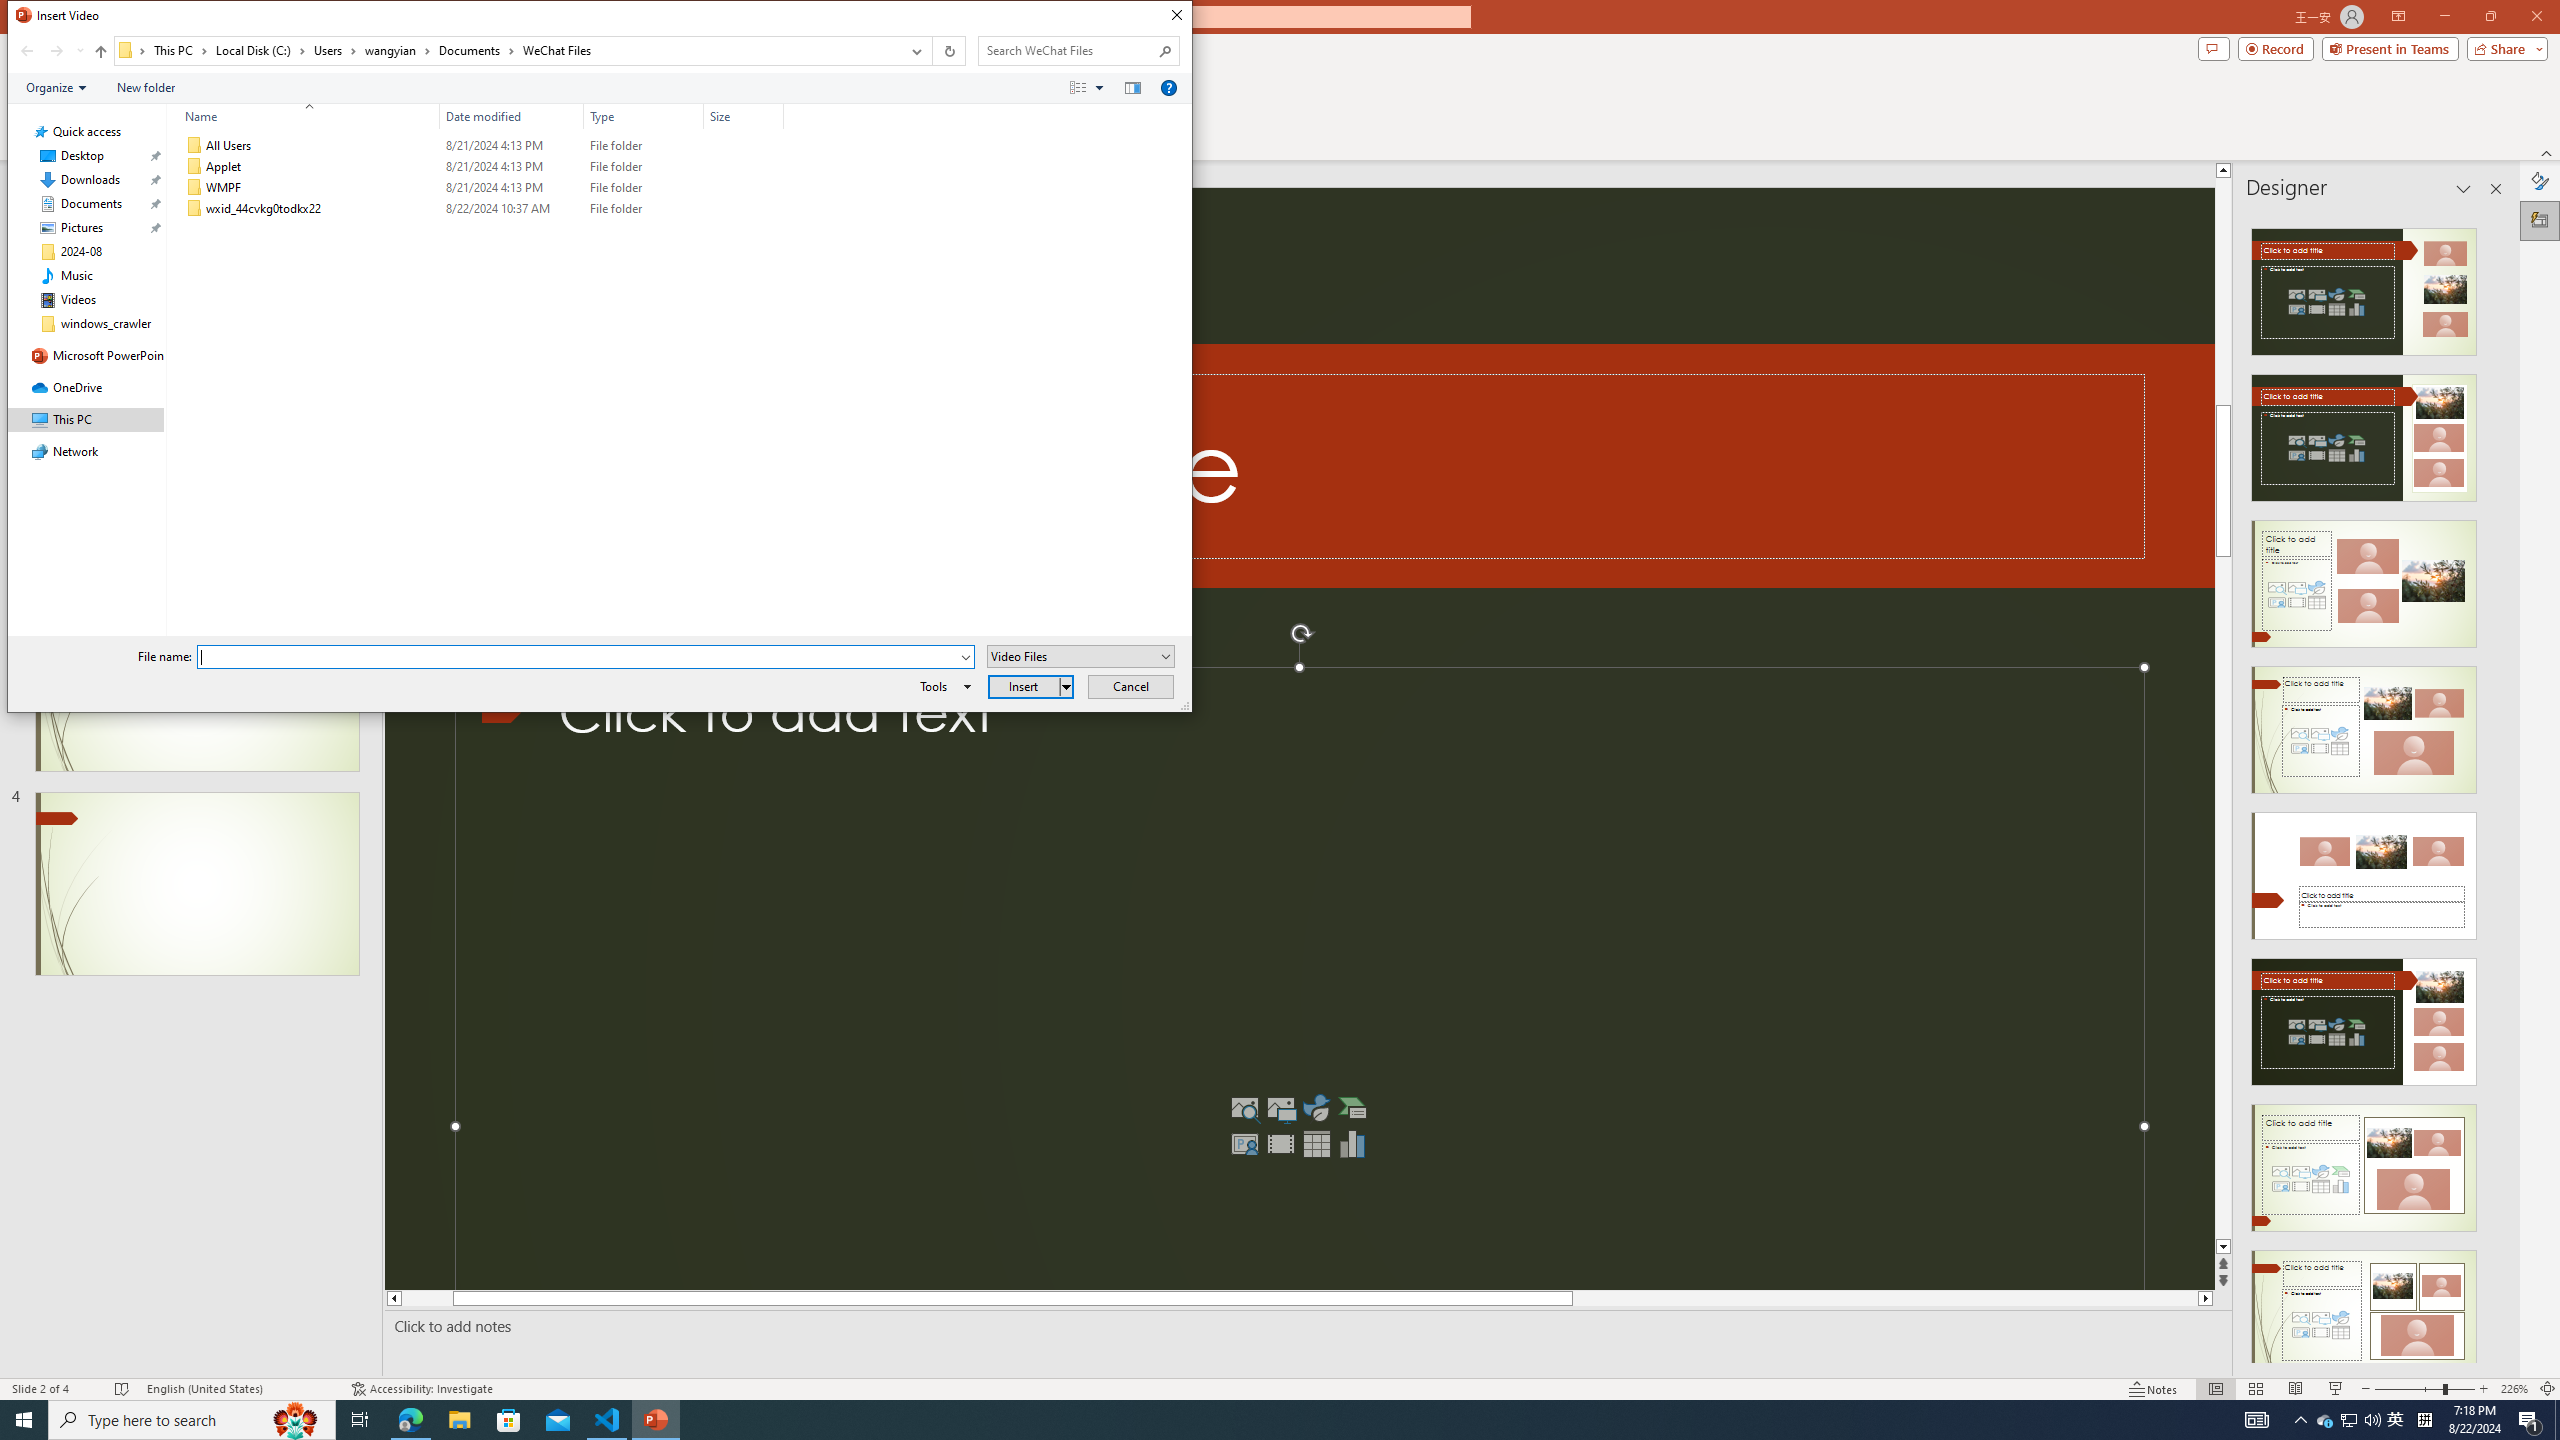 The height and width of the screenshot is (1440, 2560). Describe the element at coordinates (1352, 1107) in the screenshot. I see `'Insert a SmartArt Graphic'` at that location.